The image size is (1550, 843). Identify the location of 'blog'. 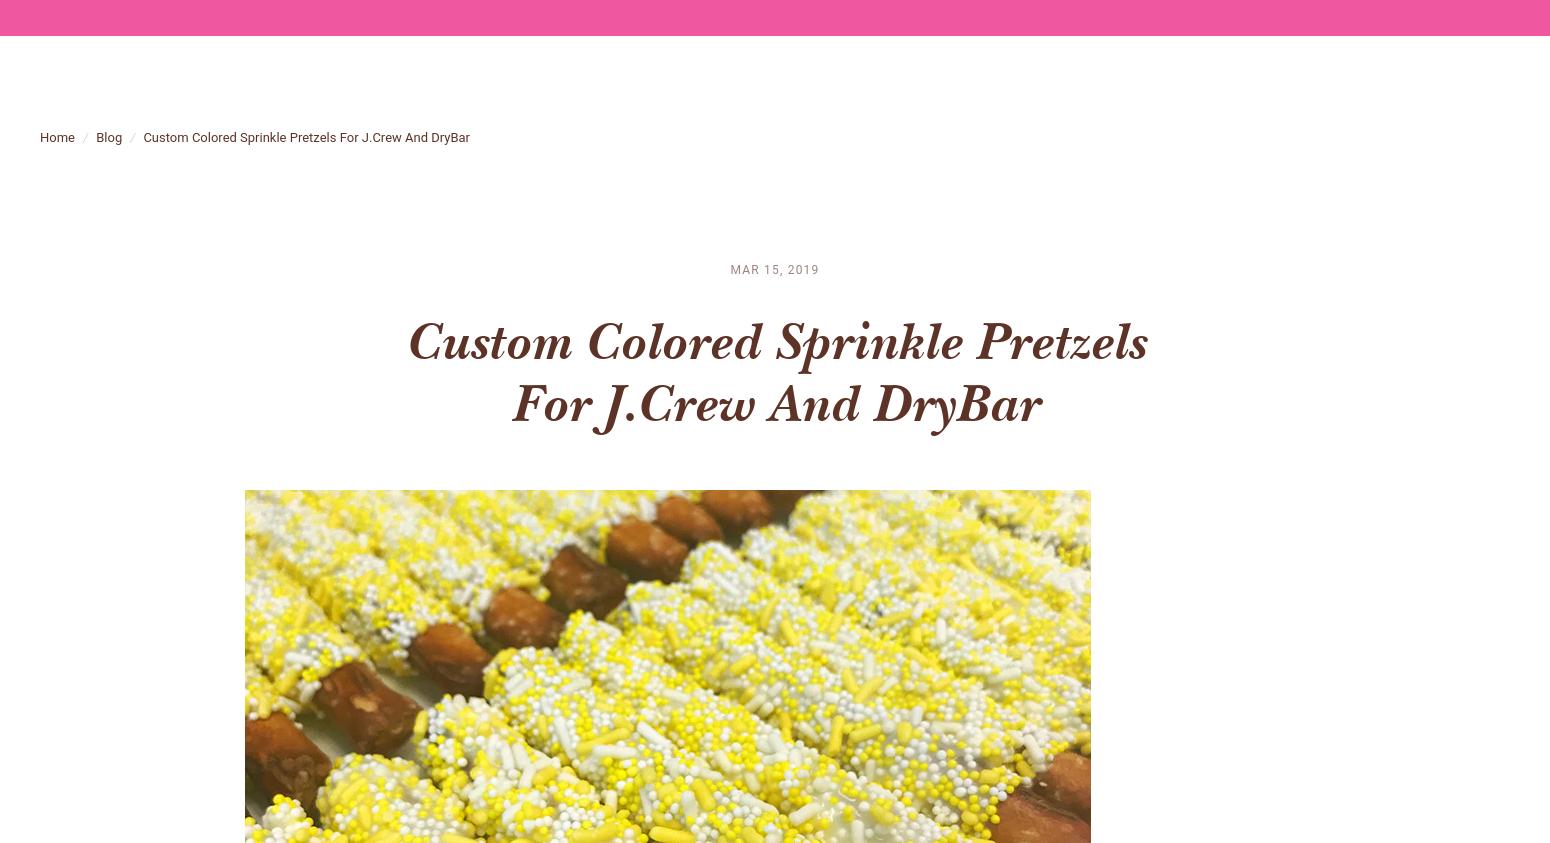
(1195, 124).